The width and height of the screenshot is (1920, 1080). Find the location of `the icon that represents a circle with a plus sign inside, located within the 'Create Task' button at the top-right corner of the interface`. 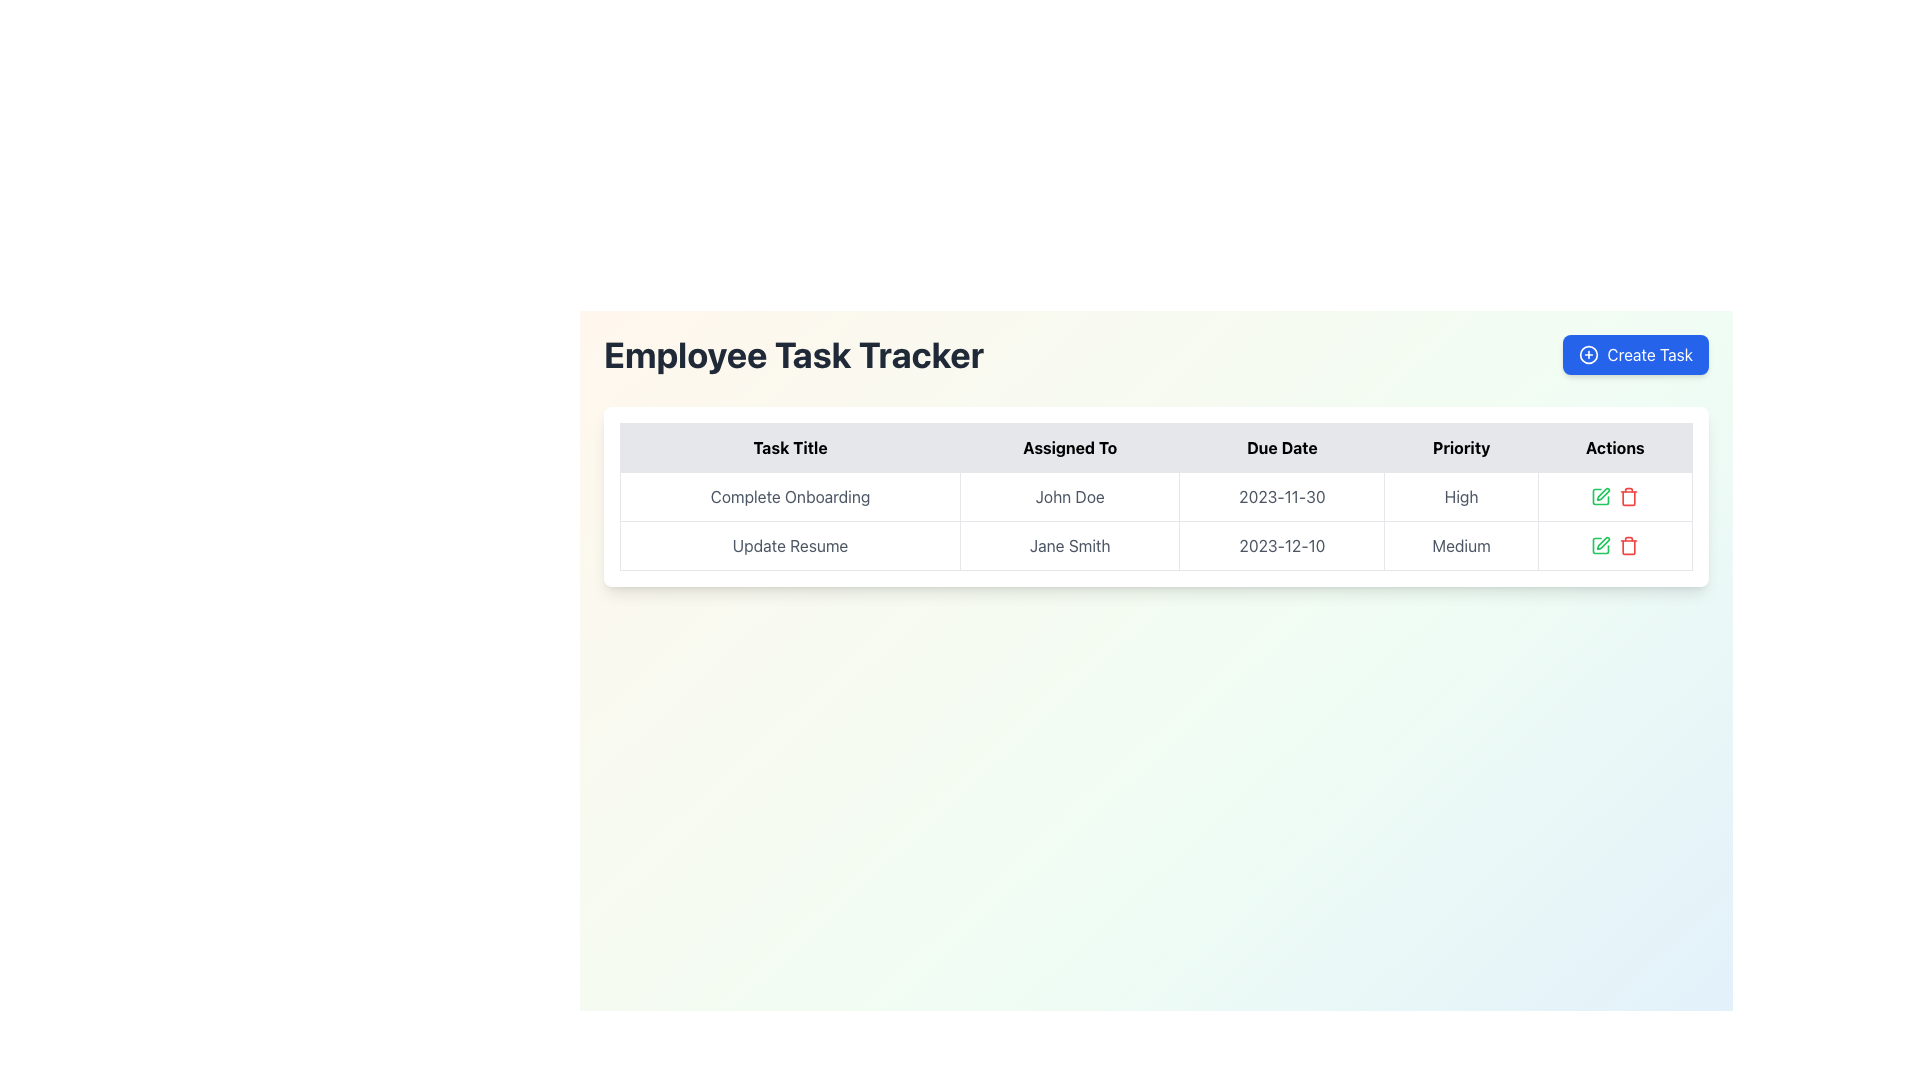

the icon that represents a circle with a plus sign inside, located within the 'Create Task' button at the top-right corner of the interface is located at coordinates (1588, 353).